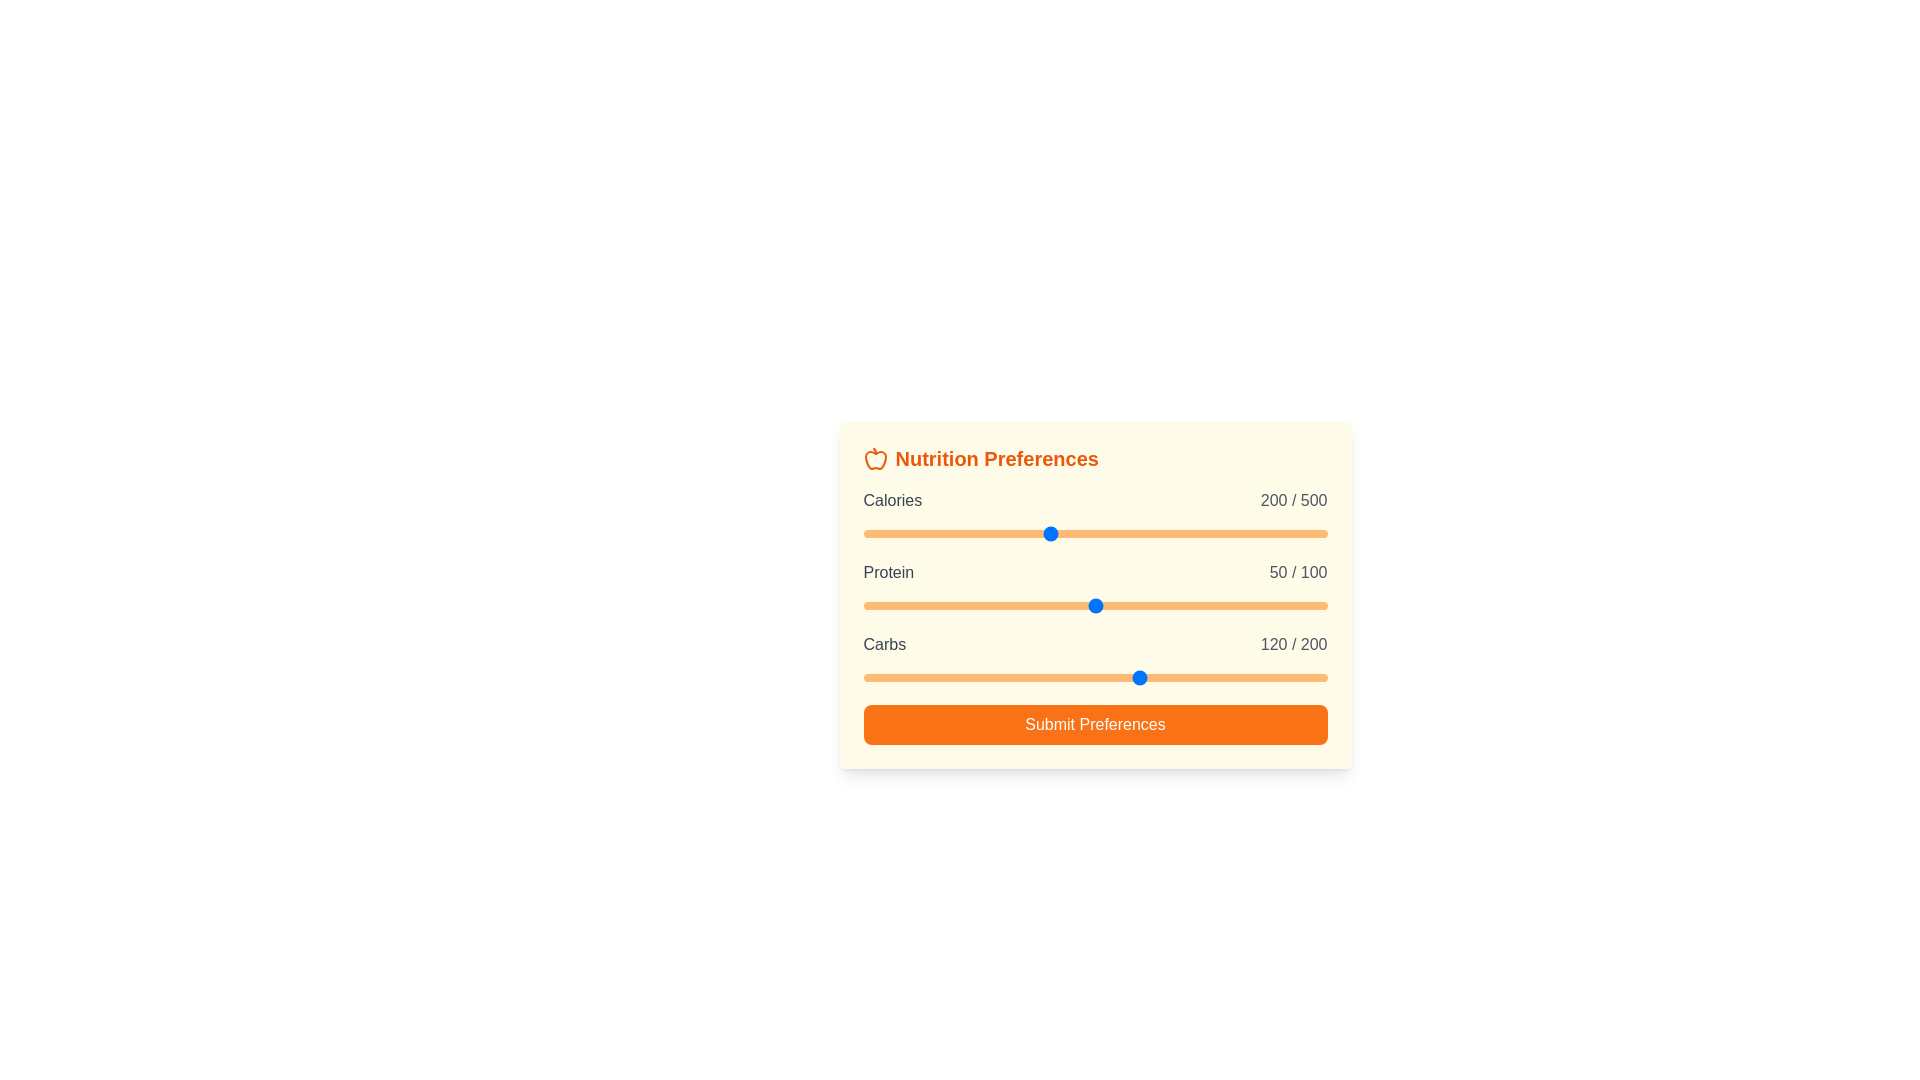  Describe the element at coordinates (1094, 660) in the screenshot. I see `current values displayed in the carbohydrate metric, which is the third row among nutrition metrics in the 'Nutrition Preferences' card, positioned between the 'Protein' metric and the 'Submit Preferences' button` at that location.